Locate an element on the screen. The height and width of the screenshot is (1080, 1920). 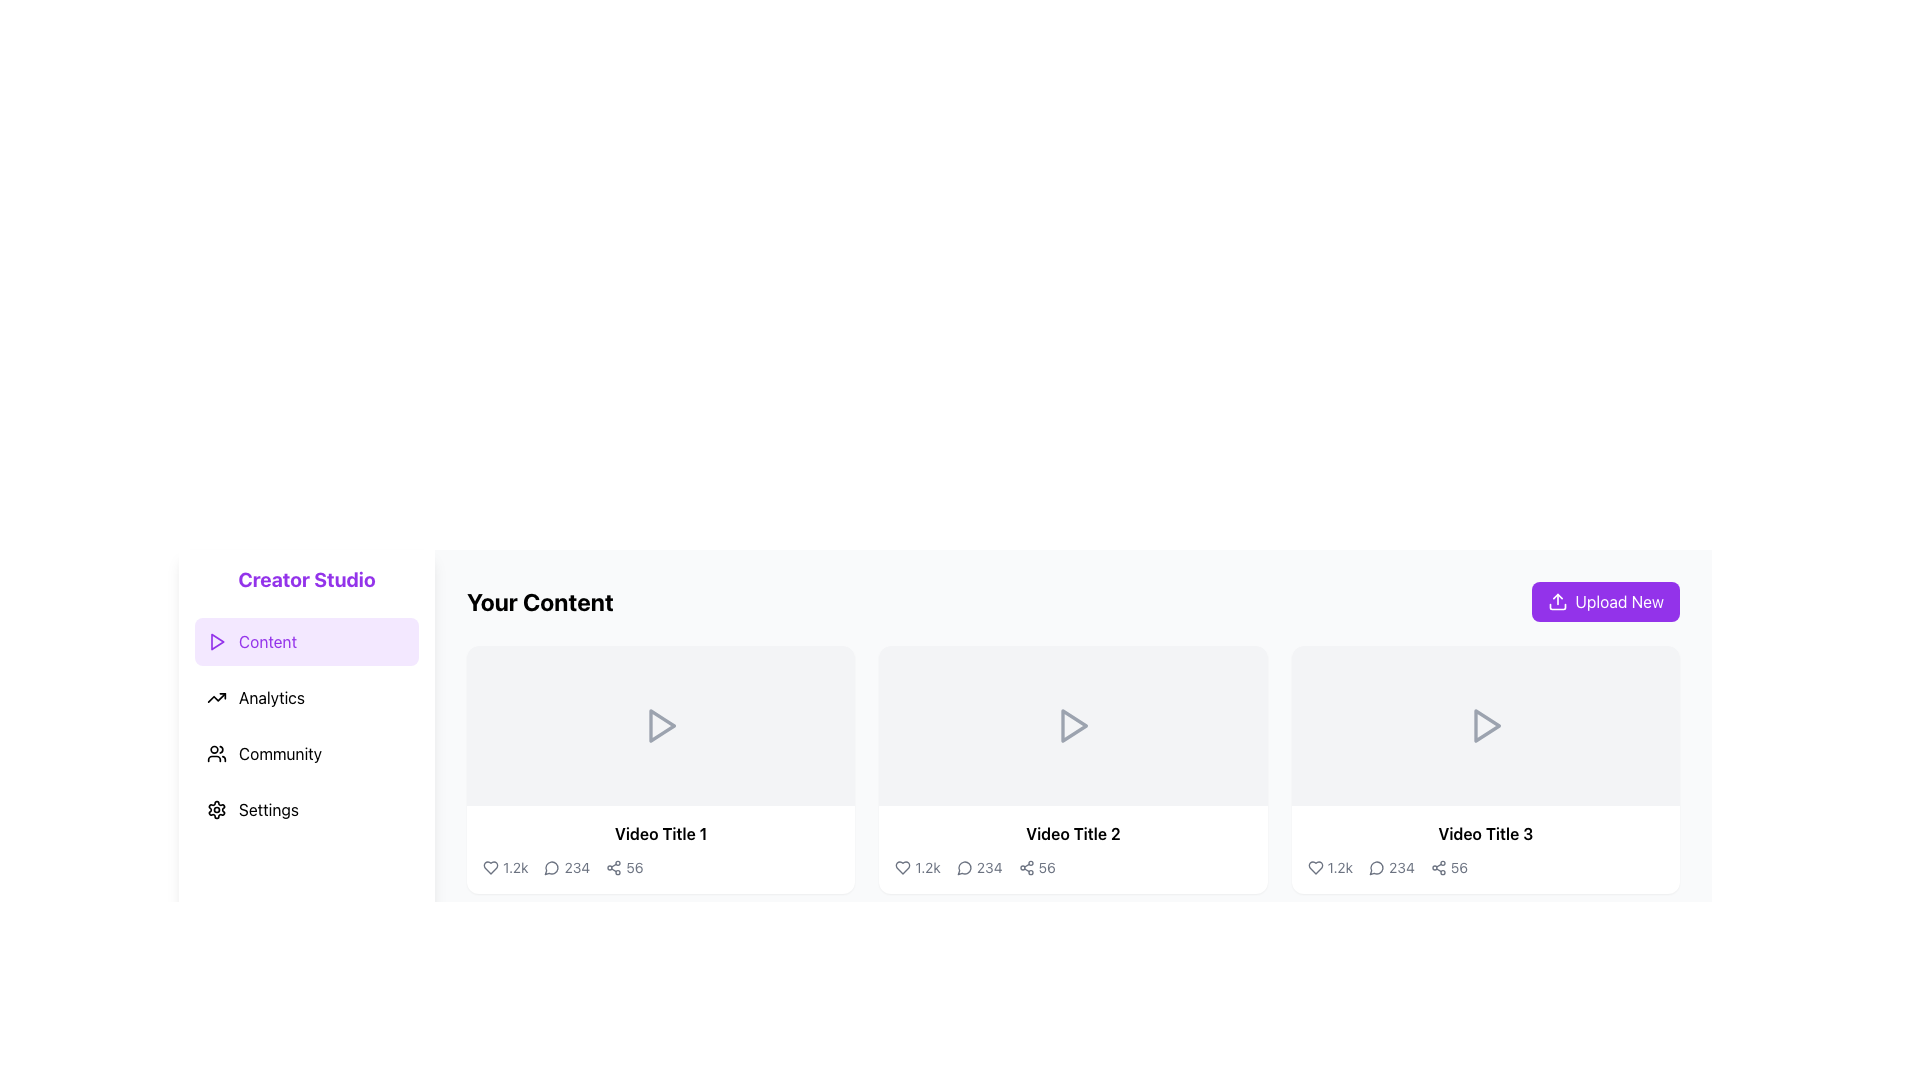
the second interactive card in a horizontally-aligned grid is located at coordinates (1072, 849).